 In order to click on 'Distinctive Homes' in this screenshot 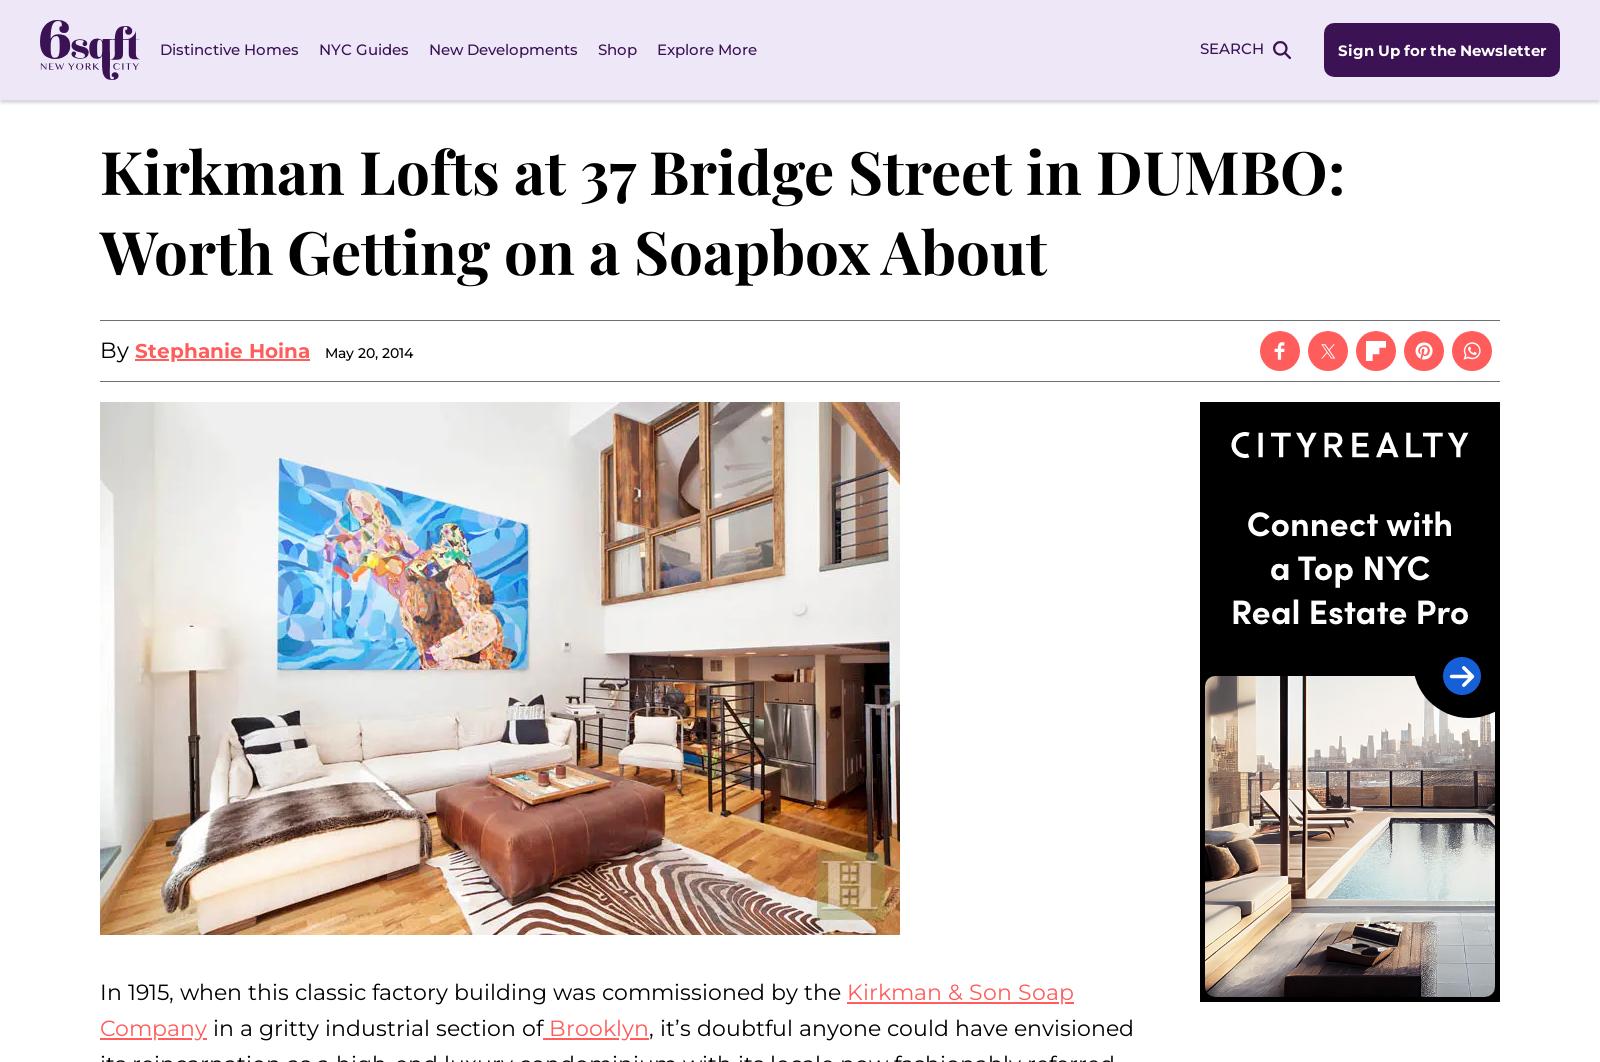, I will do `click(159, 49)`.